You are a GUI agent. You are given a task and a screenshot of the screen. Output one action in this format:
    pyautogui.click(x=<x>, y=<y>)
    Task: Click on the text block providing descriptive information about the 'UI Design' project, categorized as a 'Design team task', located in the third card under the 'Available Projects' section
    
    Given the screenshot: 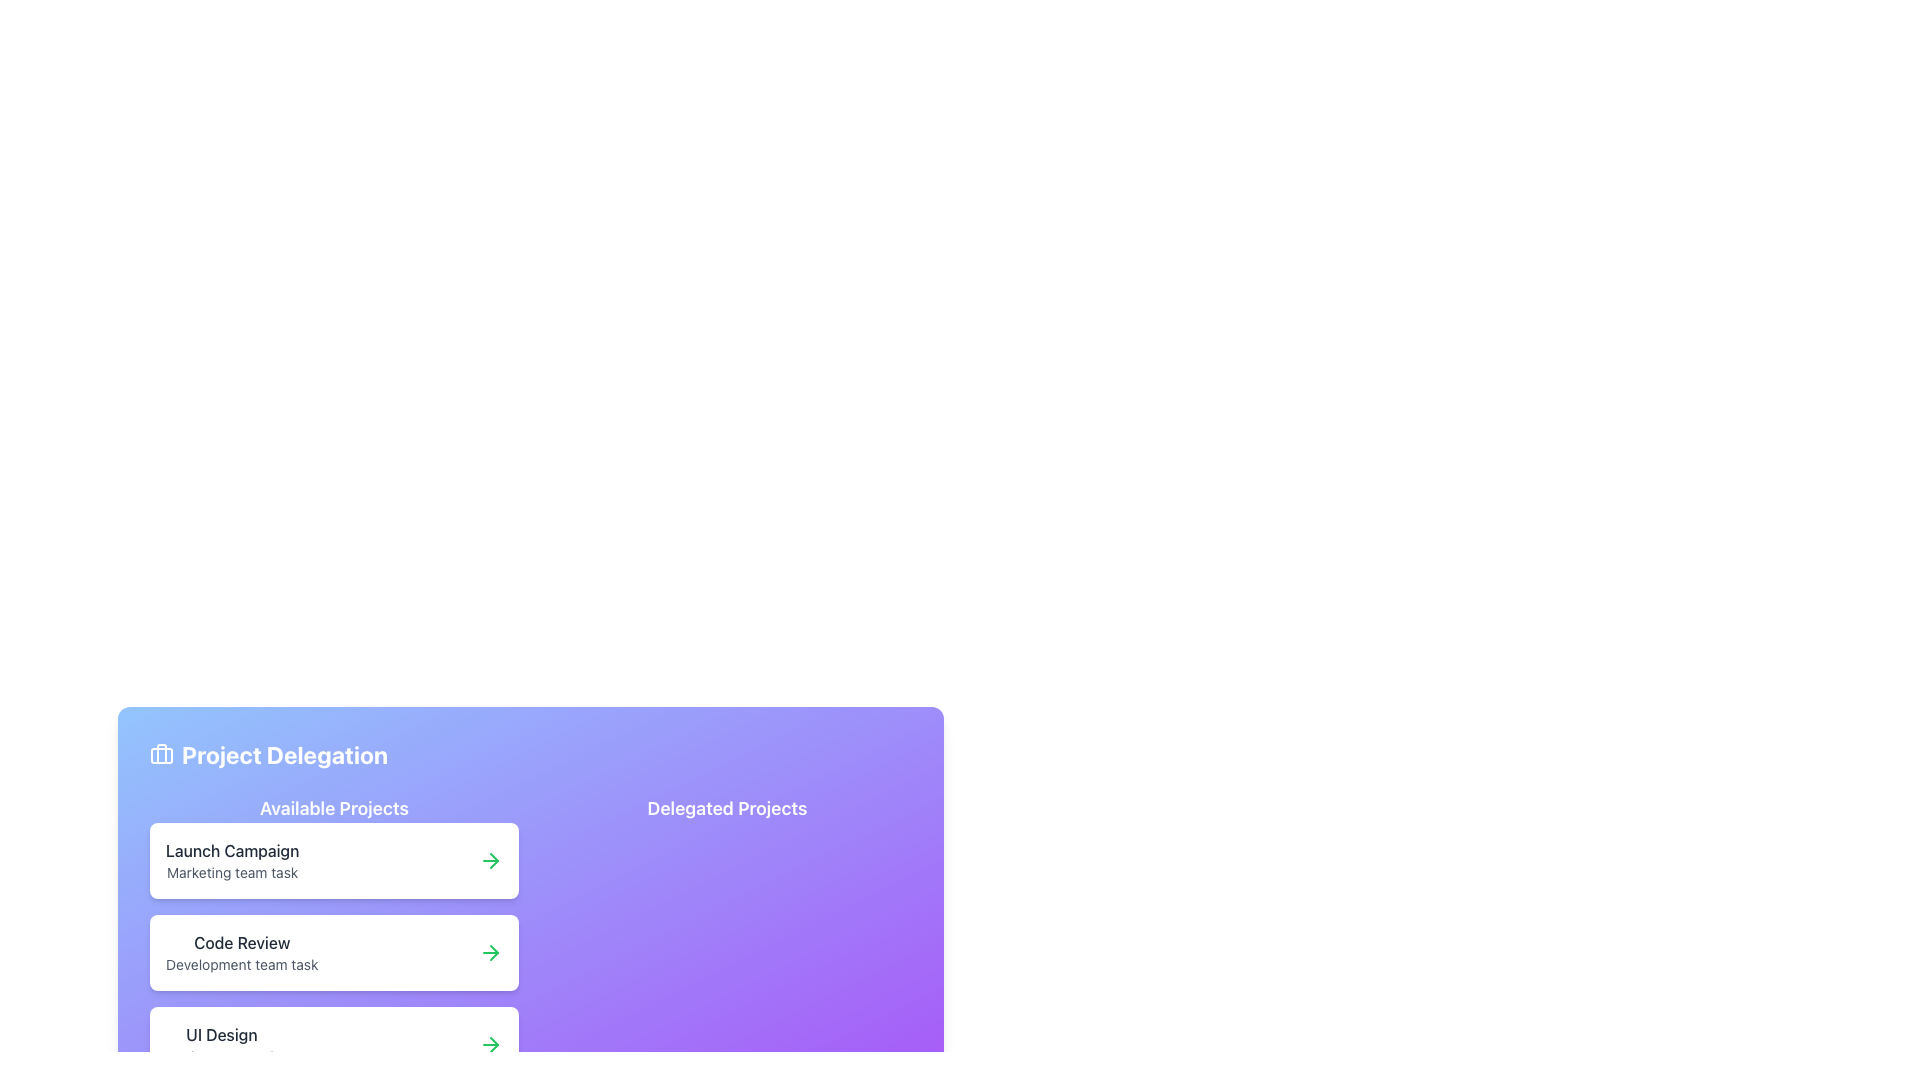 What is the action you would take?
    pyautogui.click(x=221, y=1044)
    